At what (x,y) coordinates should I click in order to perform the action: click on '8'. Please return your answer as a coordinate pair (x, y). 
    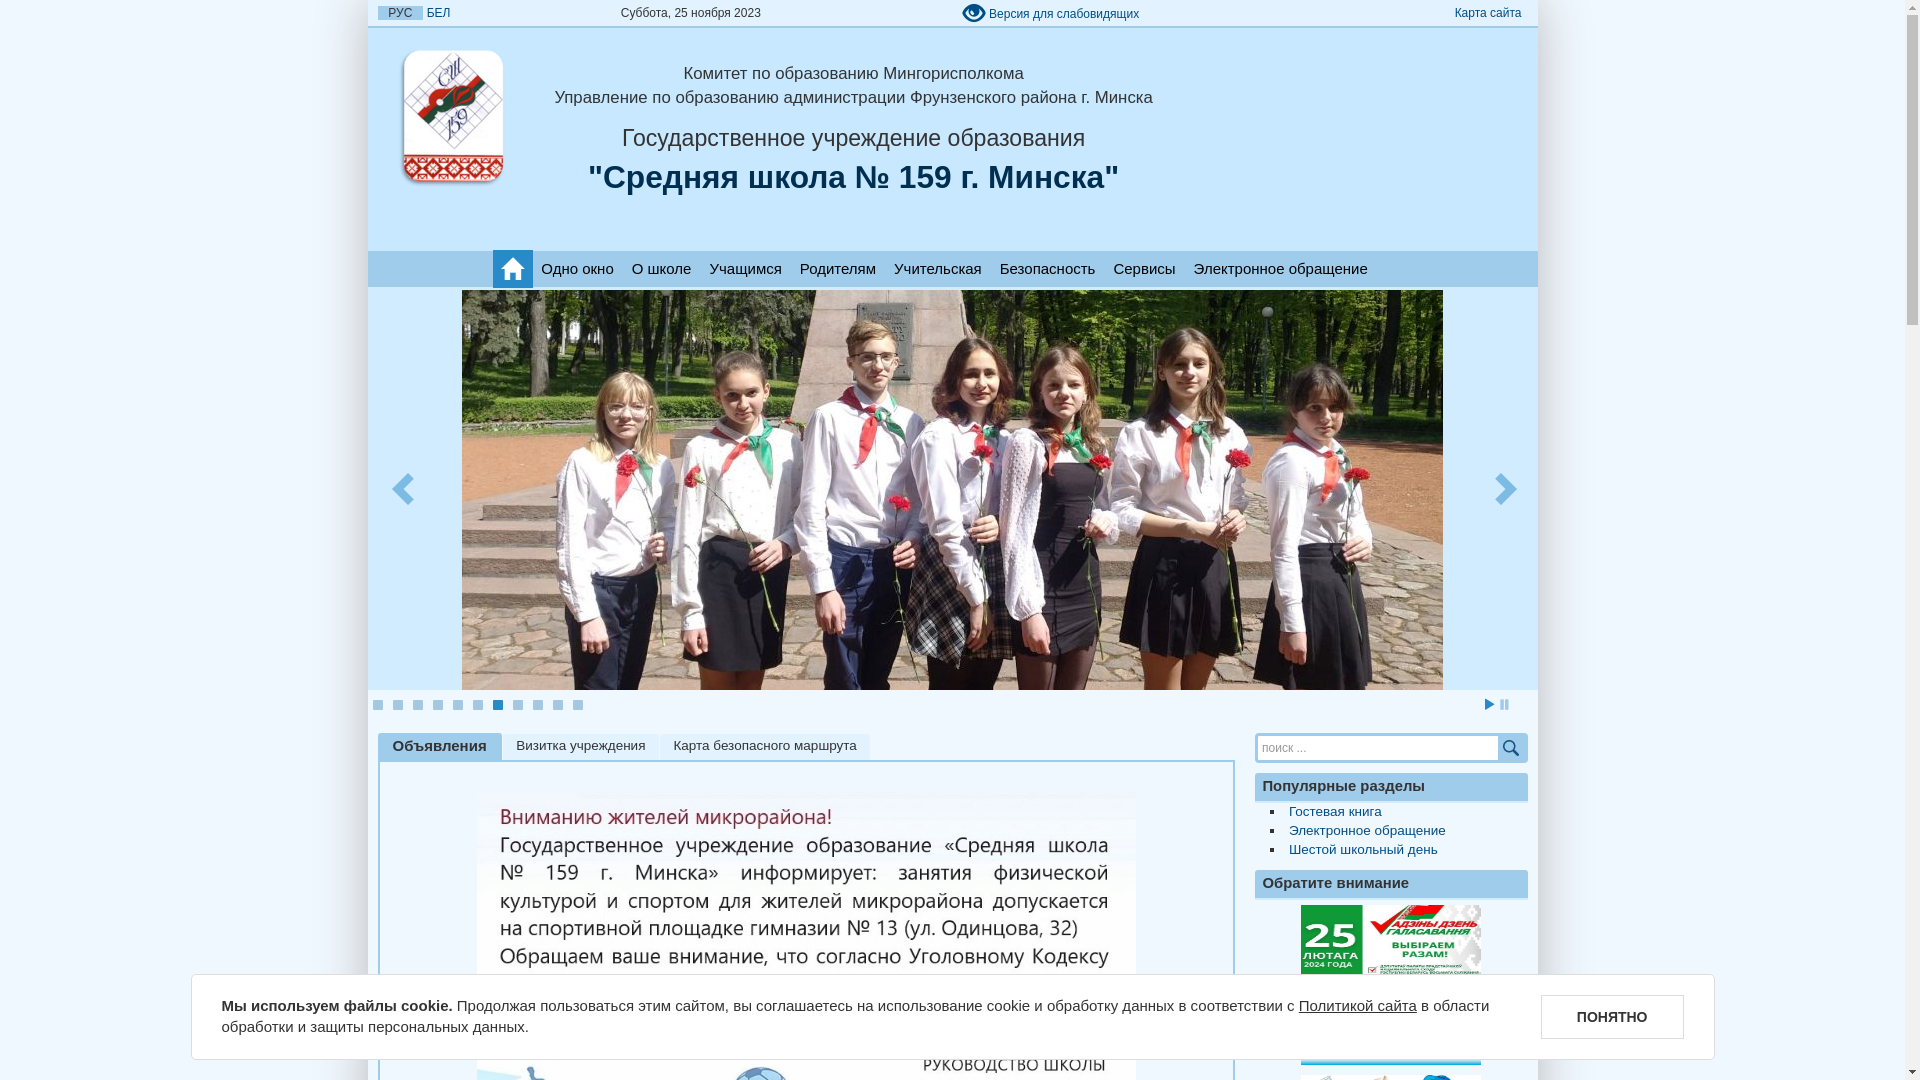
    Looking at the image, I should click on (517, 704).